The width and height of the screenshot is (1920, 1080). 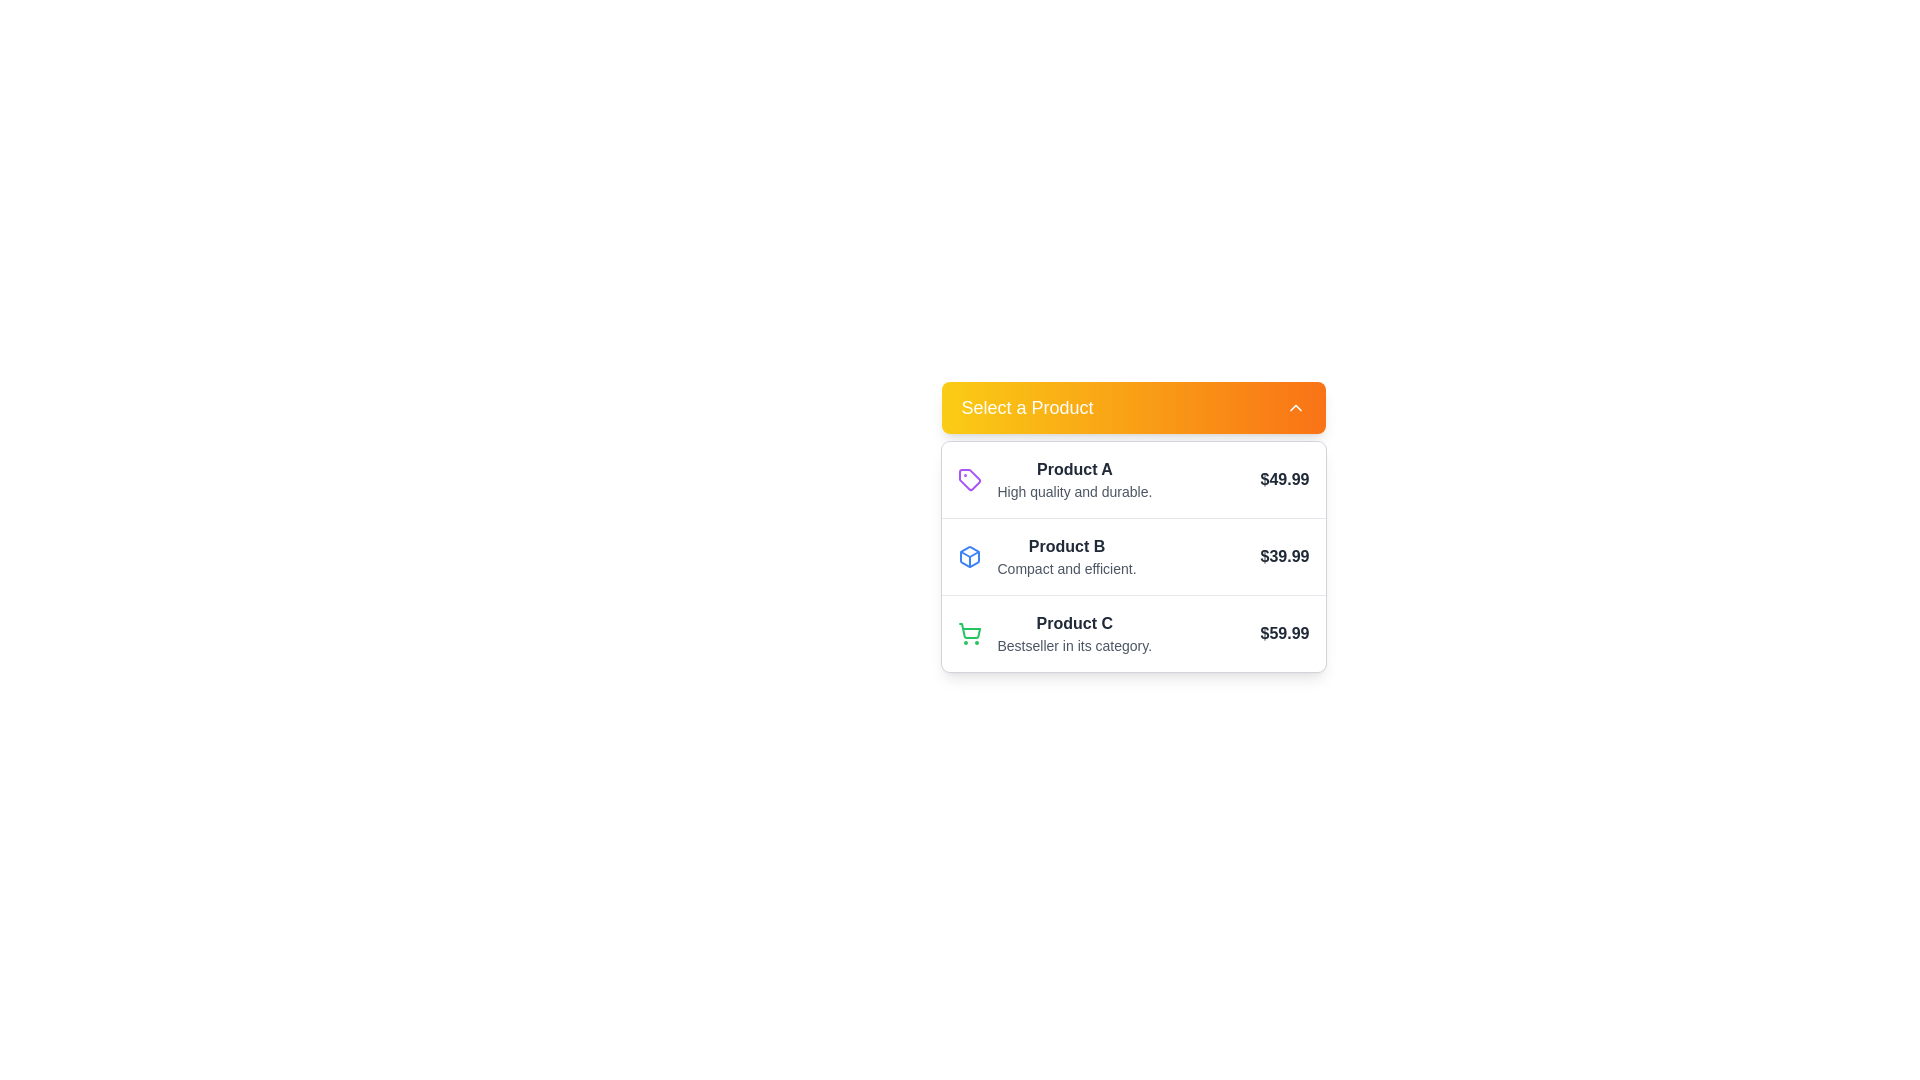 I want to click on the text block displaying 'Product C' and 'Bestseller in its category' located in the third row of the 'Select a Product' dropdown menu, so click(x=1073, y=633).